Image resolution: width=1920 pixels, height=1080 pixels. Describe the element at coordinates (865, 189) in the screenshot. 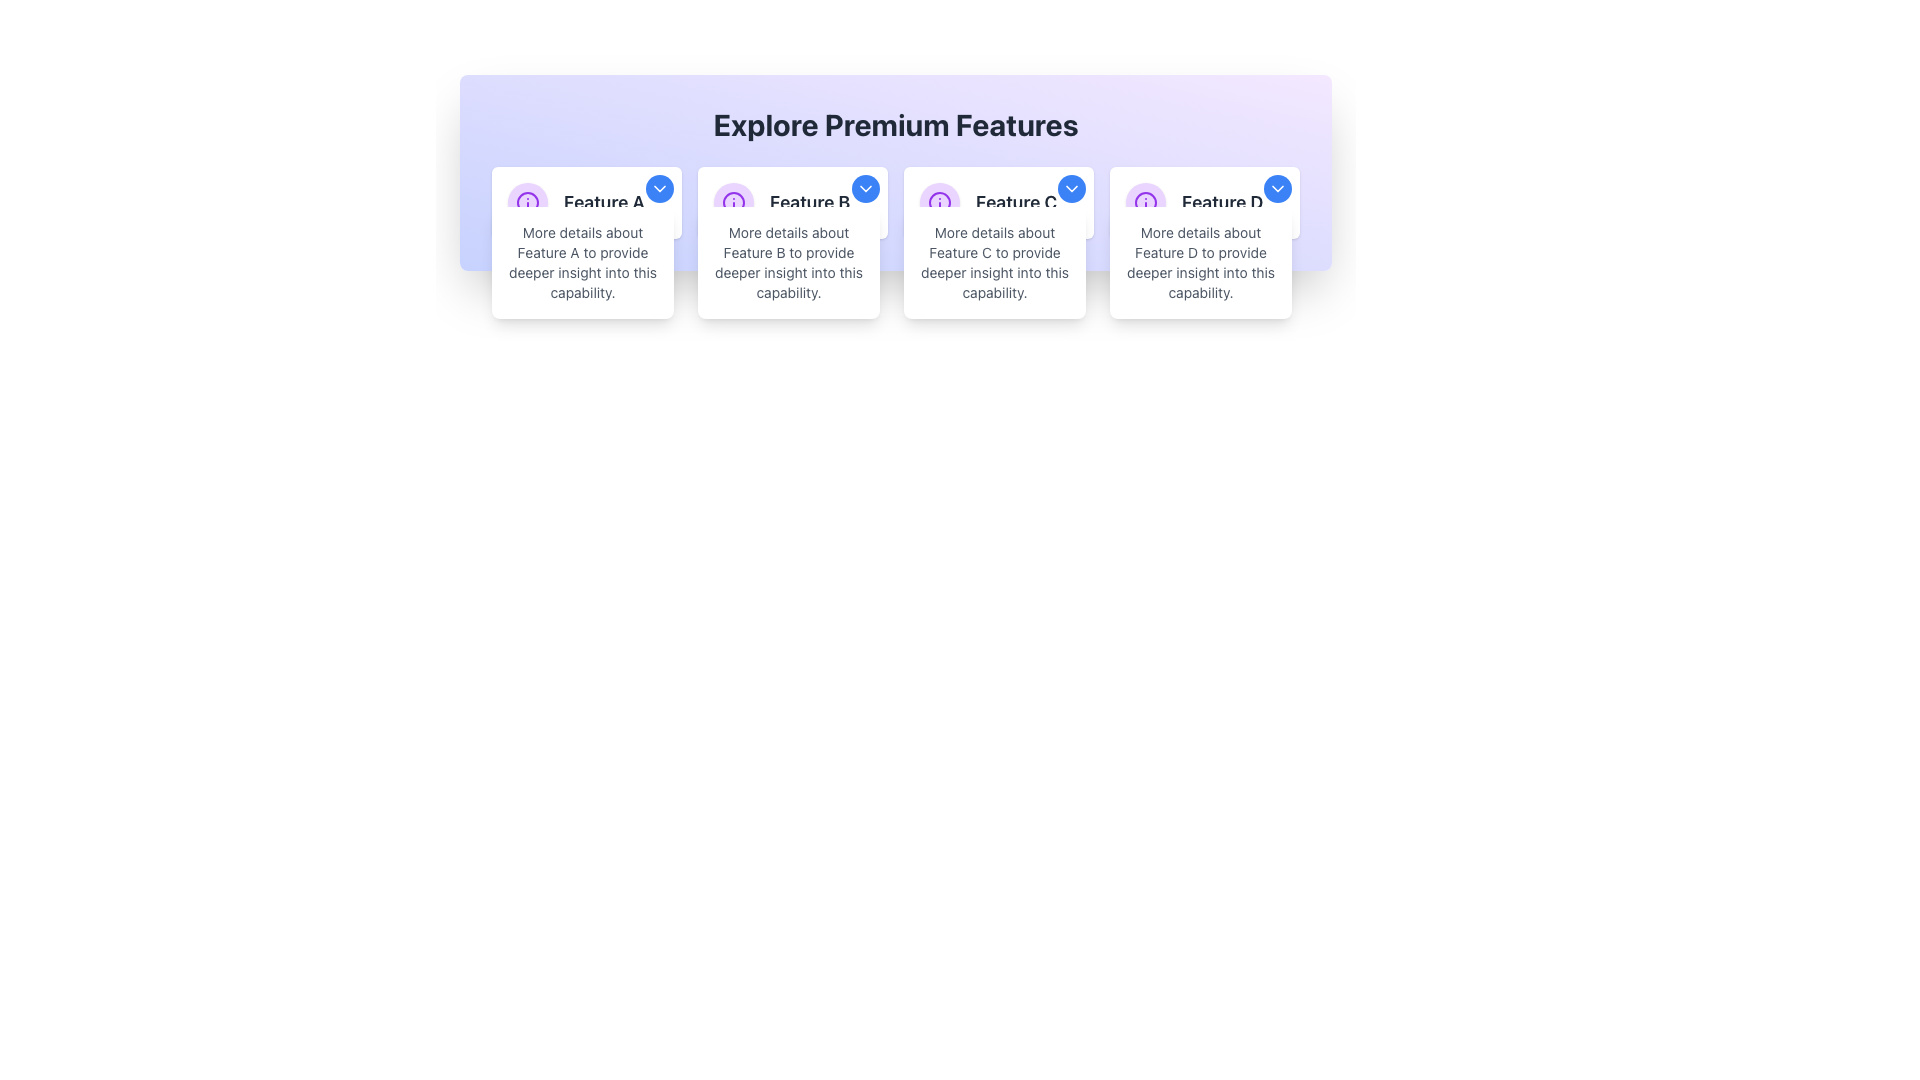

I see `the chevron icon located in the top-right corner of the 'Feature B' card` at that location.